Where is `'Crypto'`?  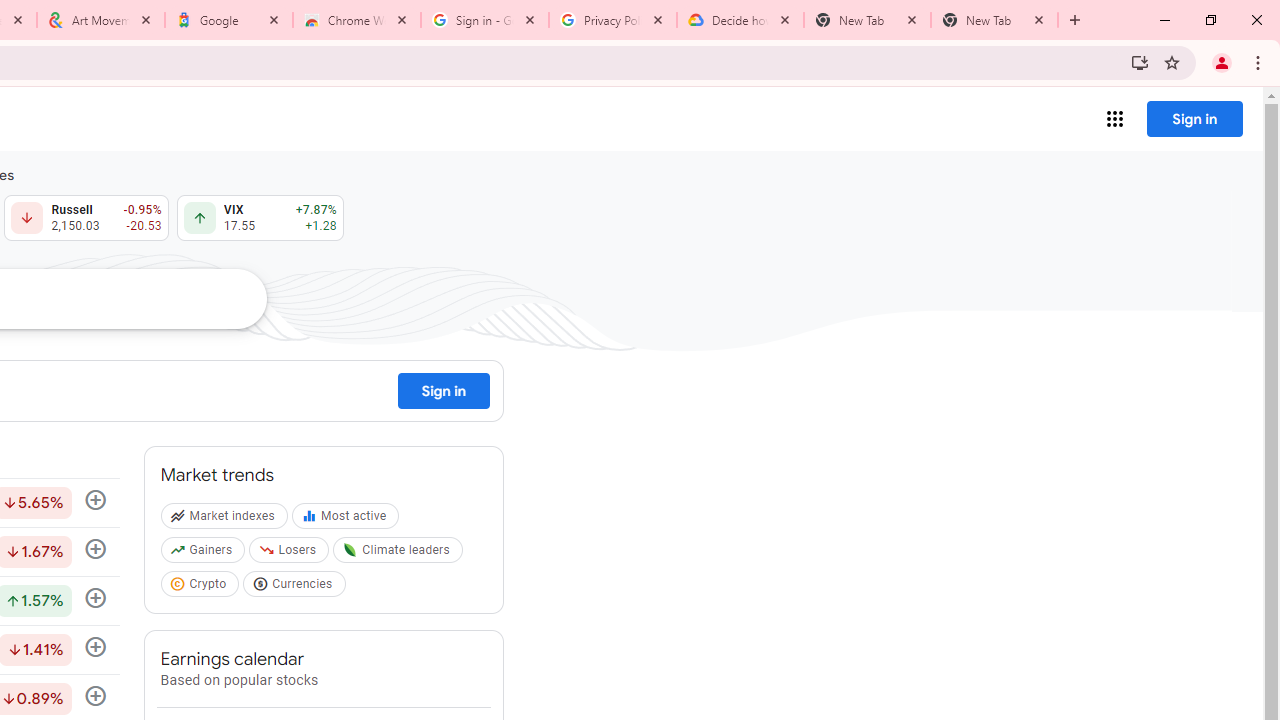 'Crypto' is located at coordinates (202, 586).